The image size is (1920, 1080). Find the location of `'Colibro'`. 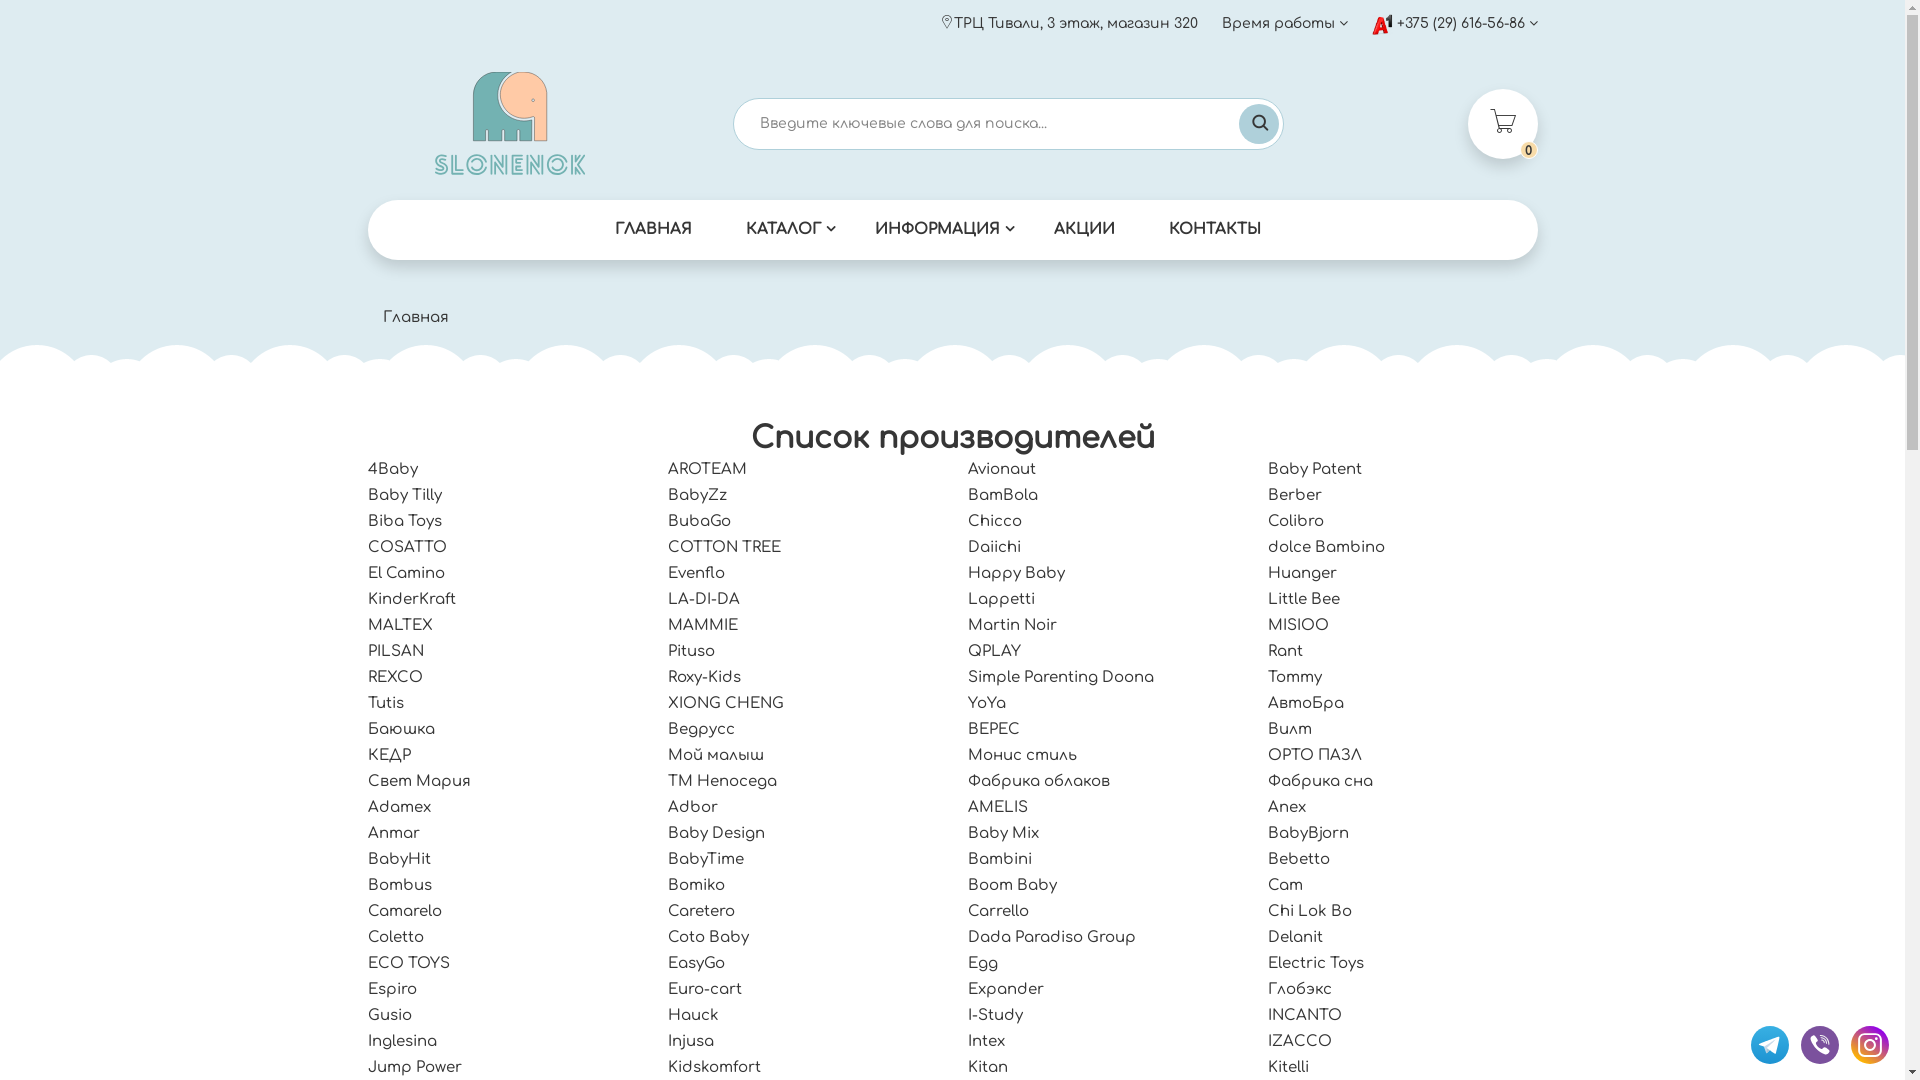

'Colibro' is located at coordinates (1296, 520).